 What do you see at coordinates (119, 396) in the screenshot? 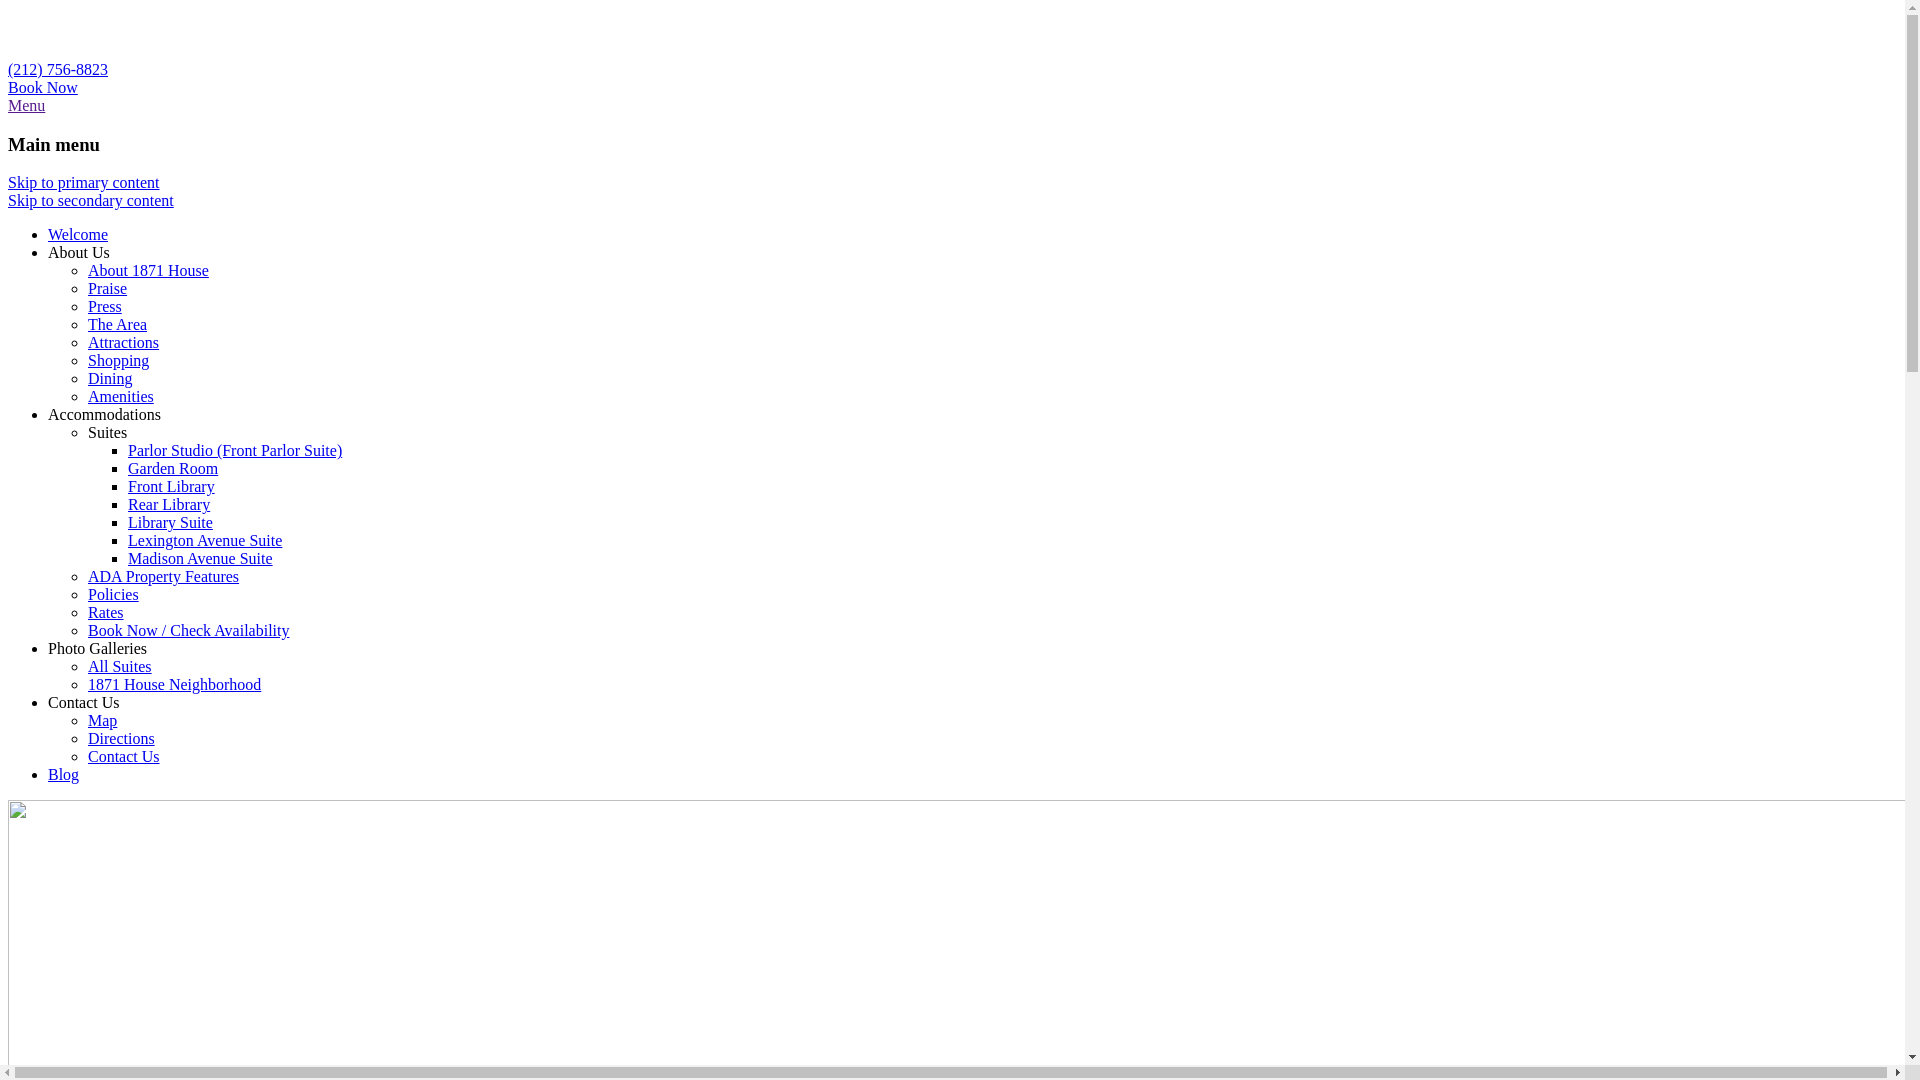
I see `'Amenities'` at bounding box center [119, 396].